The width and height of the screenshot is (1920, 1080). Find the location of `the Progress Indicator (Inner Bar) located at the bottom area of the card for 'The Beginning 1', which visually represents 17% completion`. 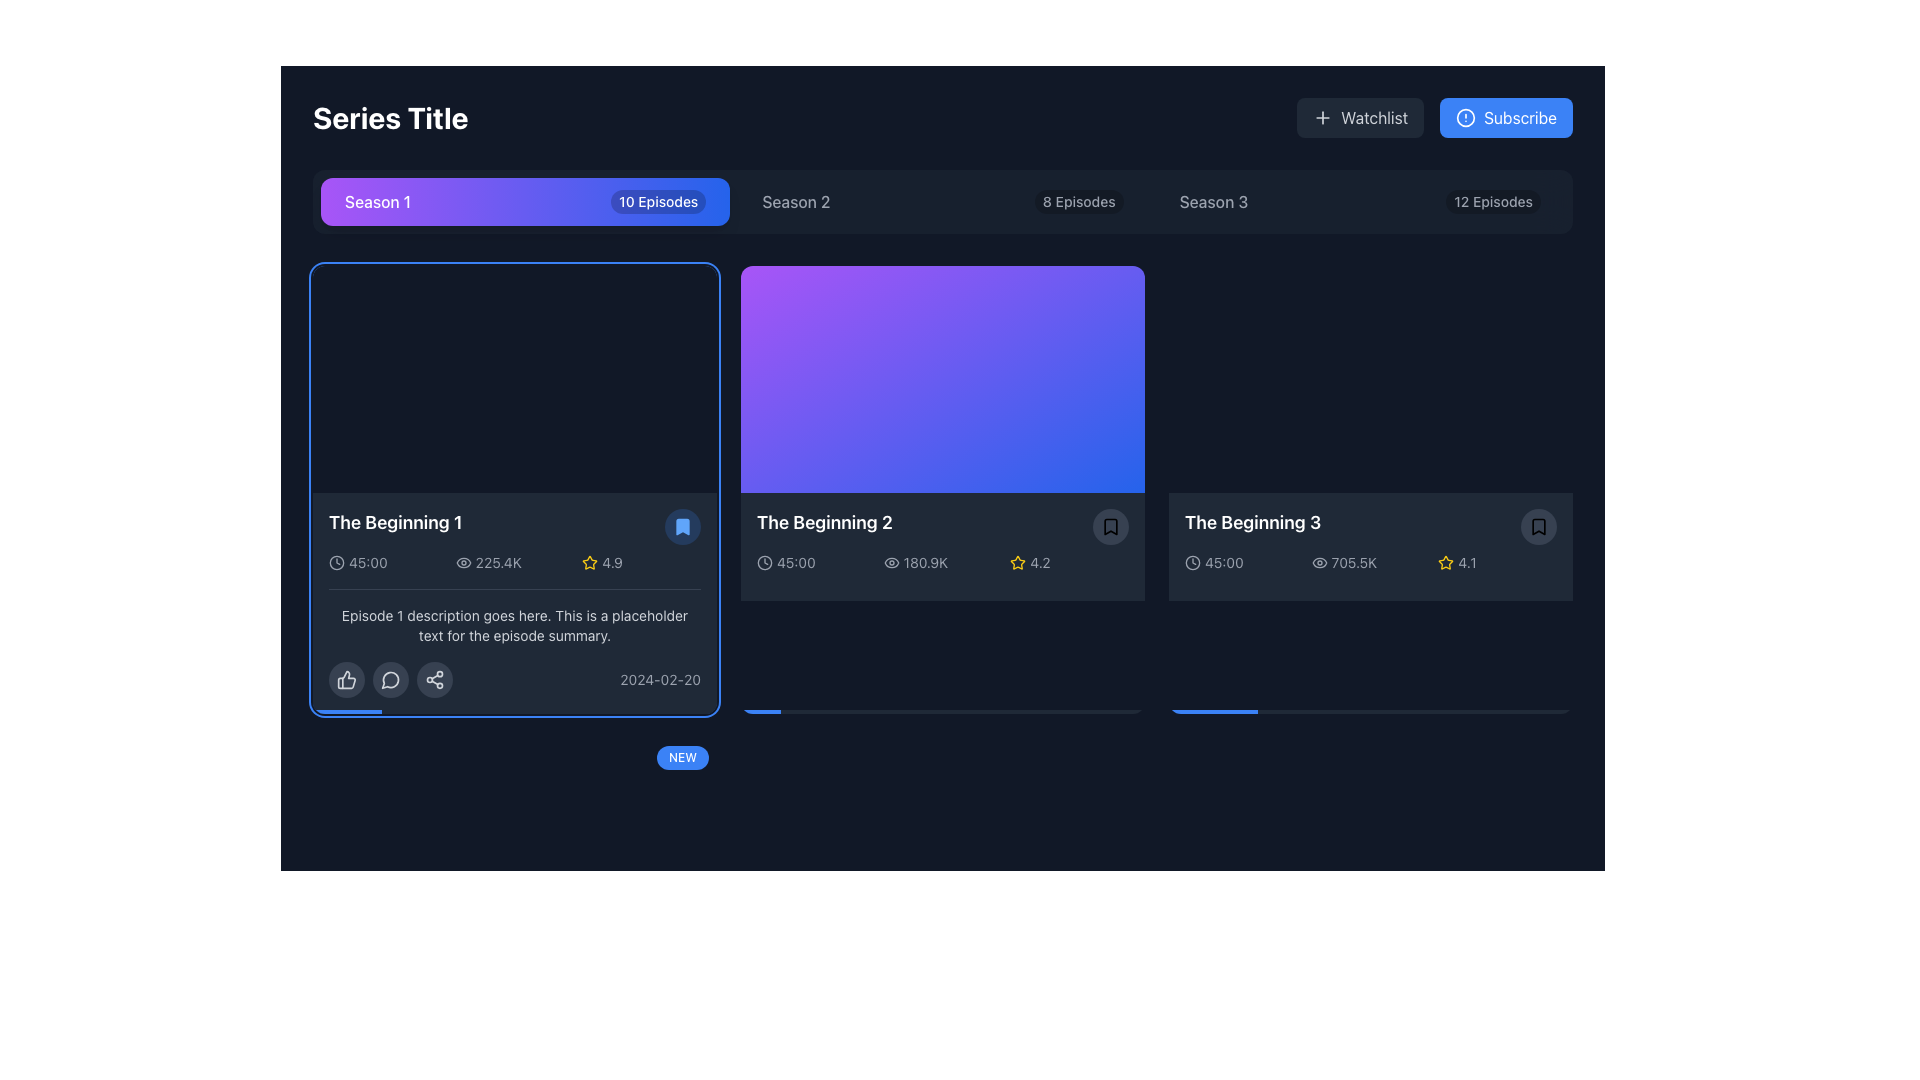

the Progress Indicator (Inner Bar) located at the bottom area of the card for 'The Beginning 1', which visually represents 17% completion is located at coordinates (347, 711).